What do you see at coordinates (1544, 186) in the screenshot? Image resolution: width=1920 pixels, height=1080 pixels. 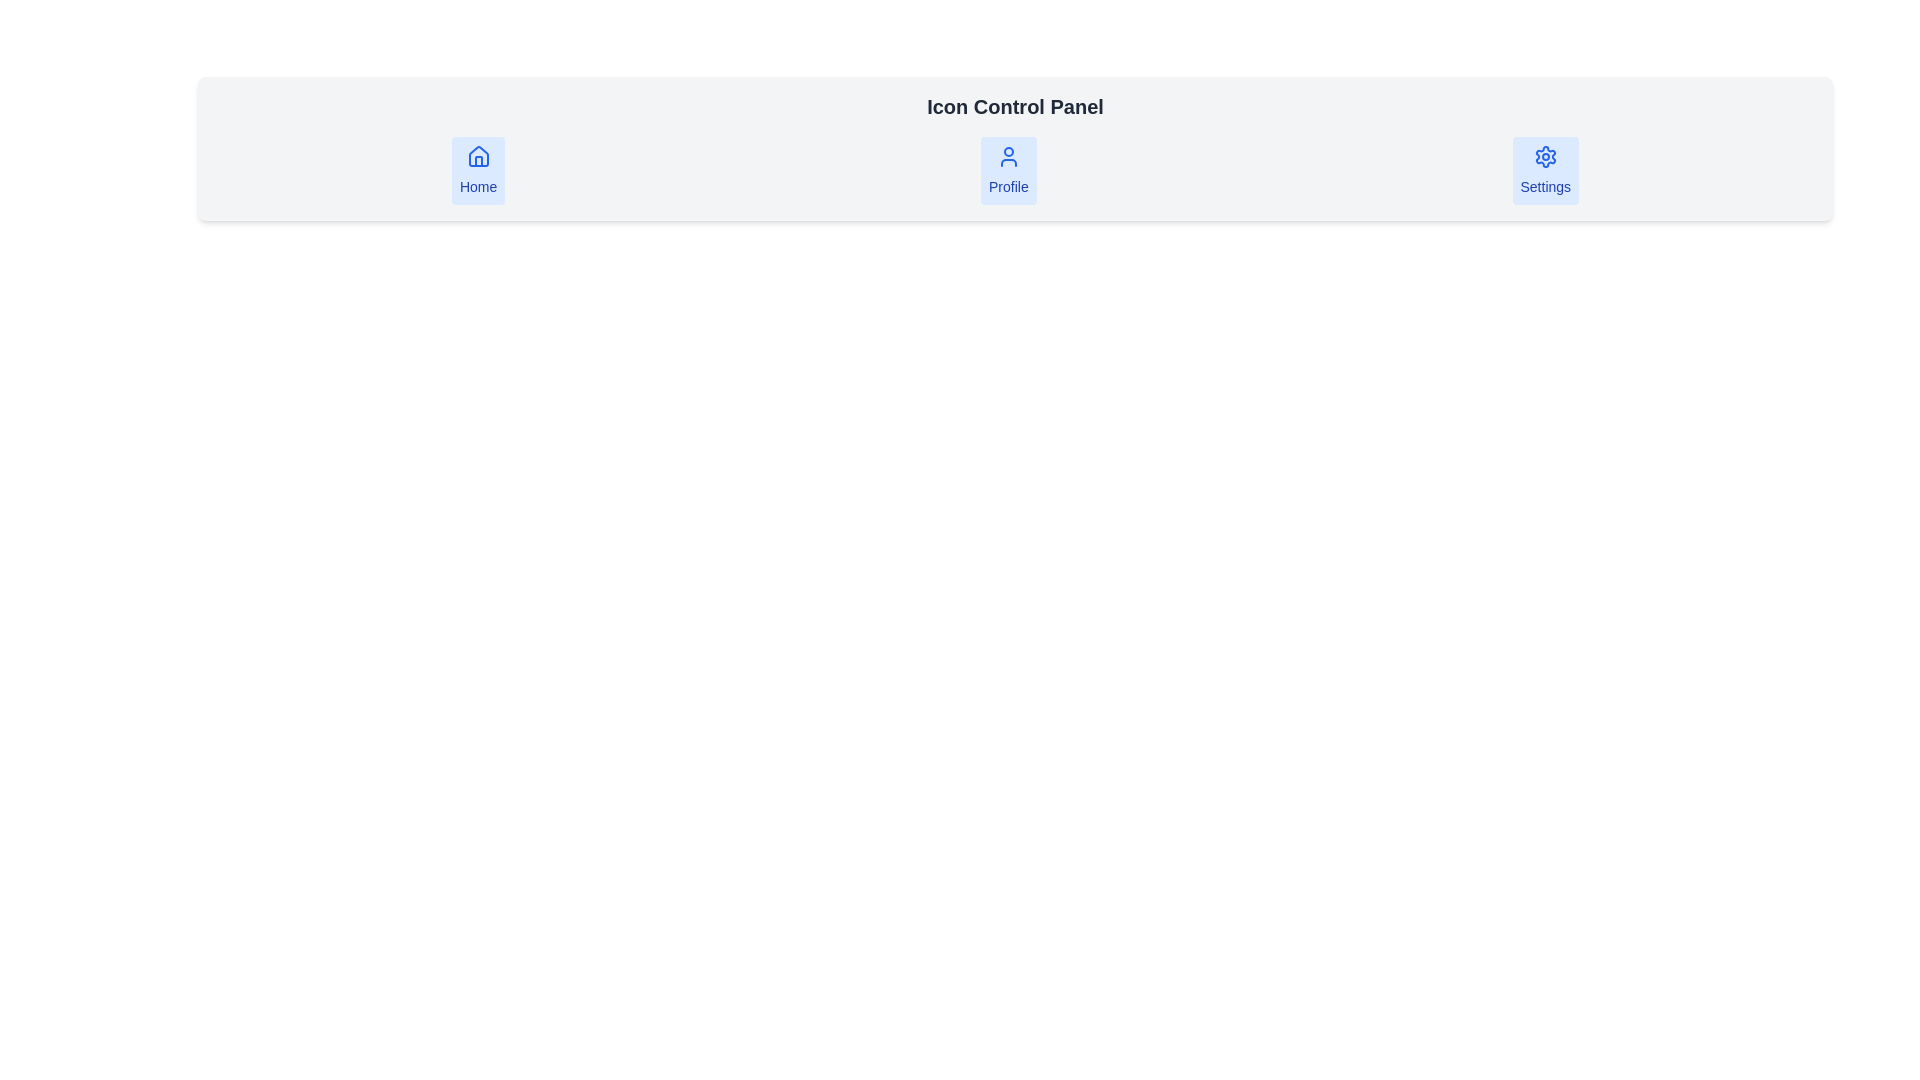 I see `the text label displaying 'Settings' in blue color, located within the button styled with a blue-themed background and rounded corners on the far right of the horizontal toolbar` at bounding box center [1544, 186].